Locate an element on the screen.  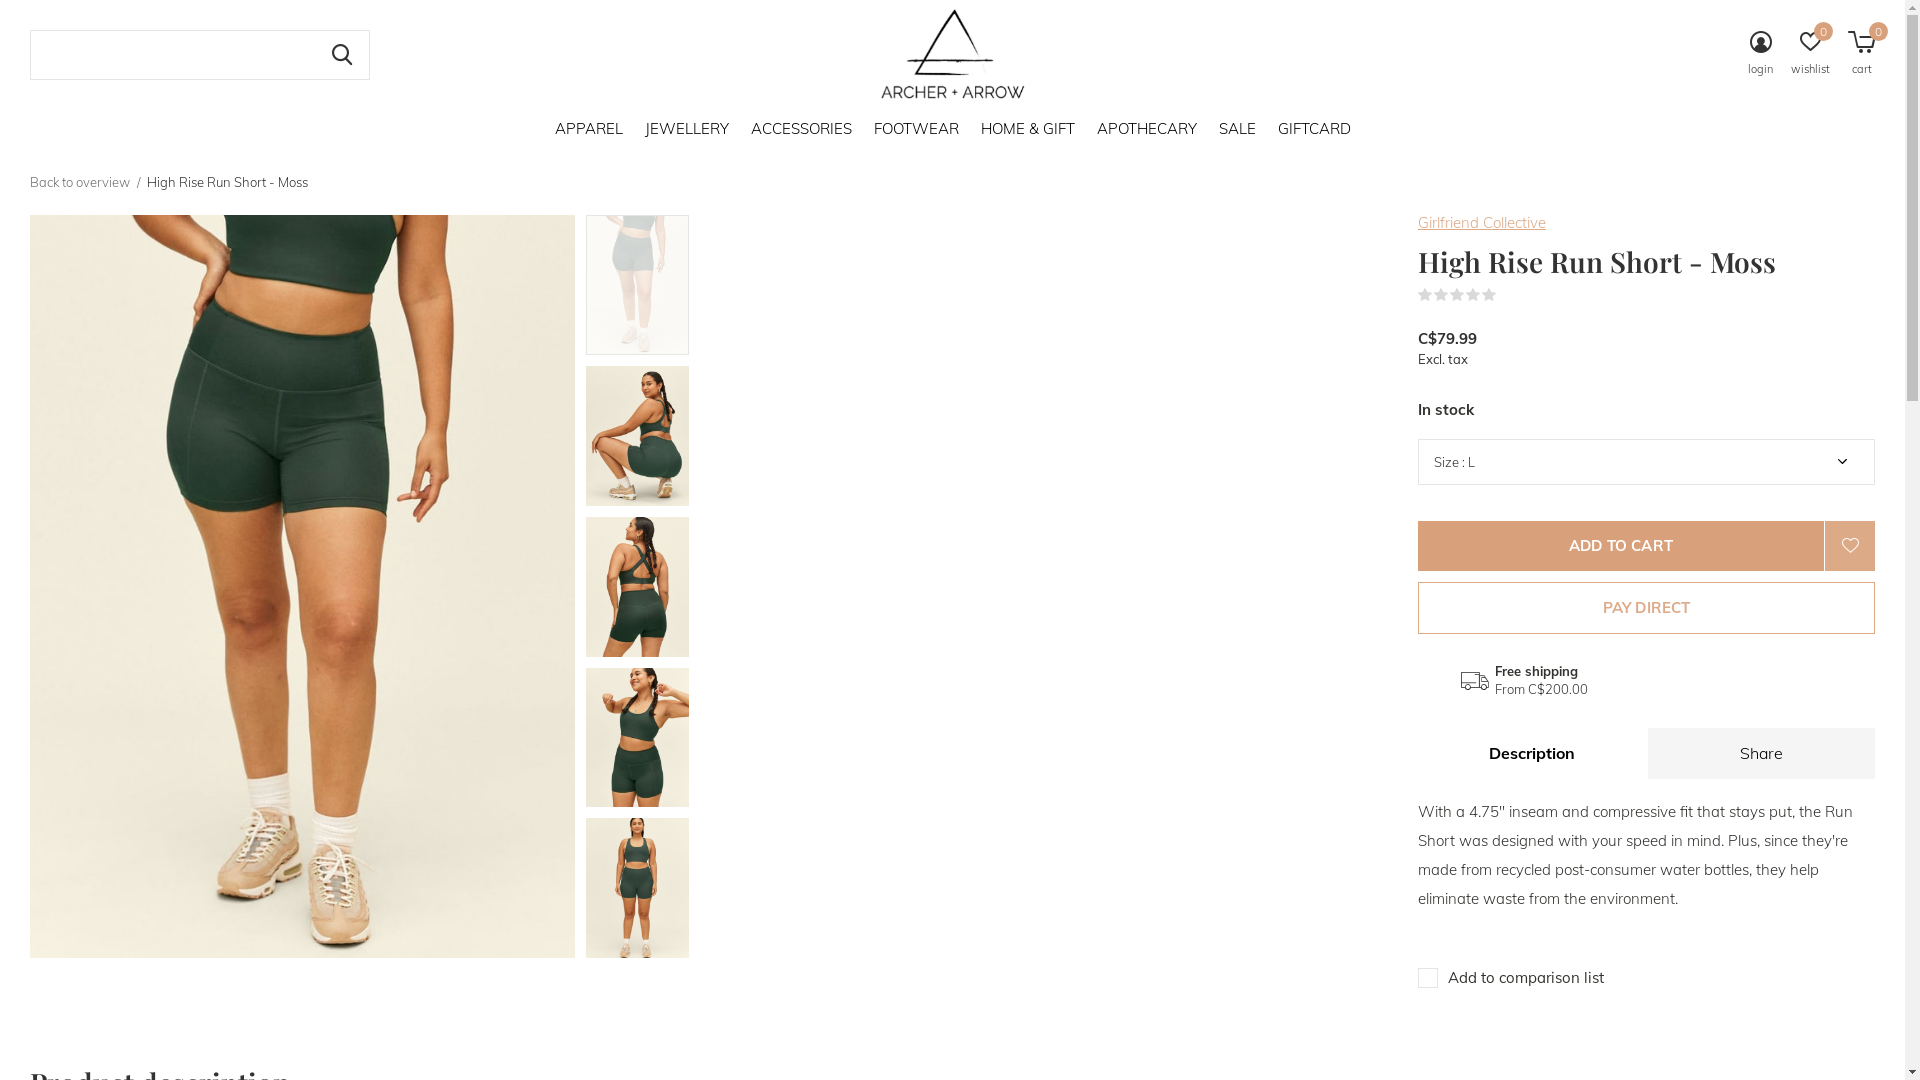
'APOTHECARY' is located at coordinates (1146, 127).